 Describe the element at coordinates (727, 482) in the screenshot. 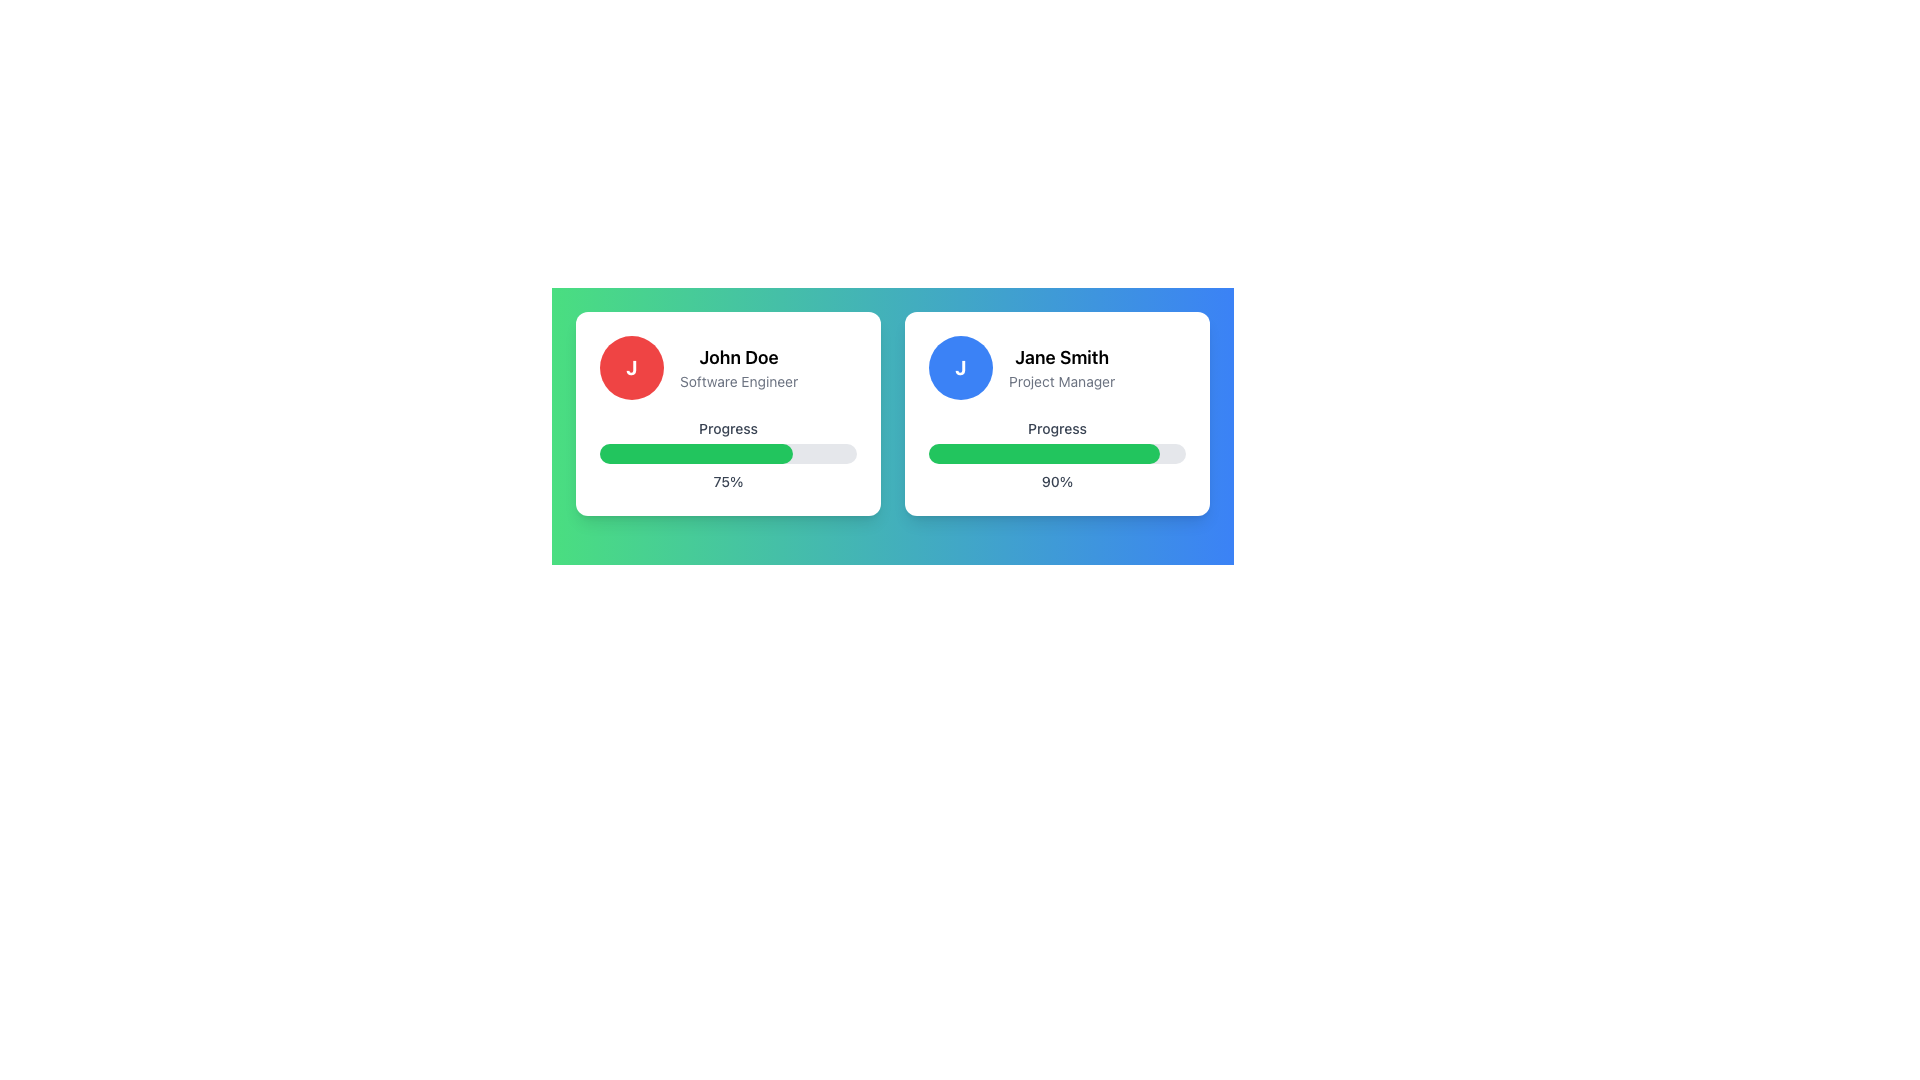

I see `the Text Label displaying '75%' which is located below the green progress bar in the leftmost user card` at that location.